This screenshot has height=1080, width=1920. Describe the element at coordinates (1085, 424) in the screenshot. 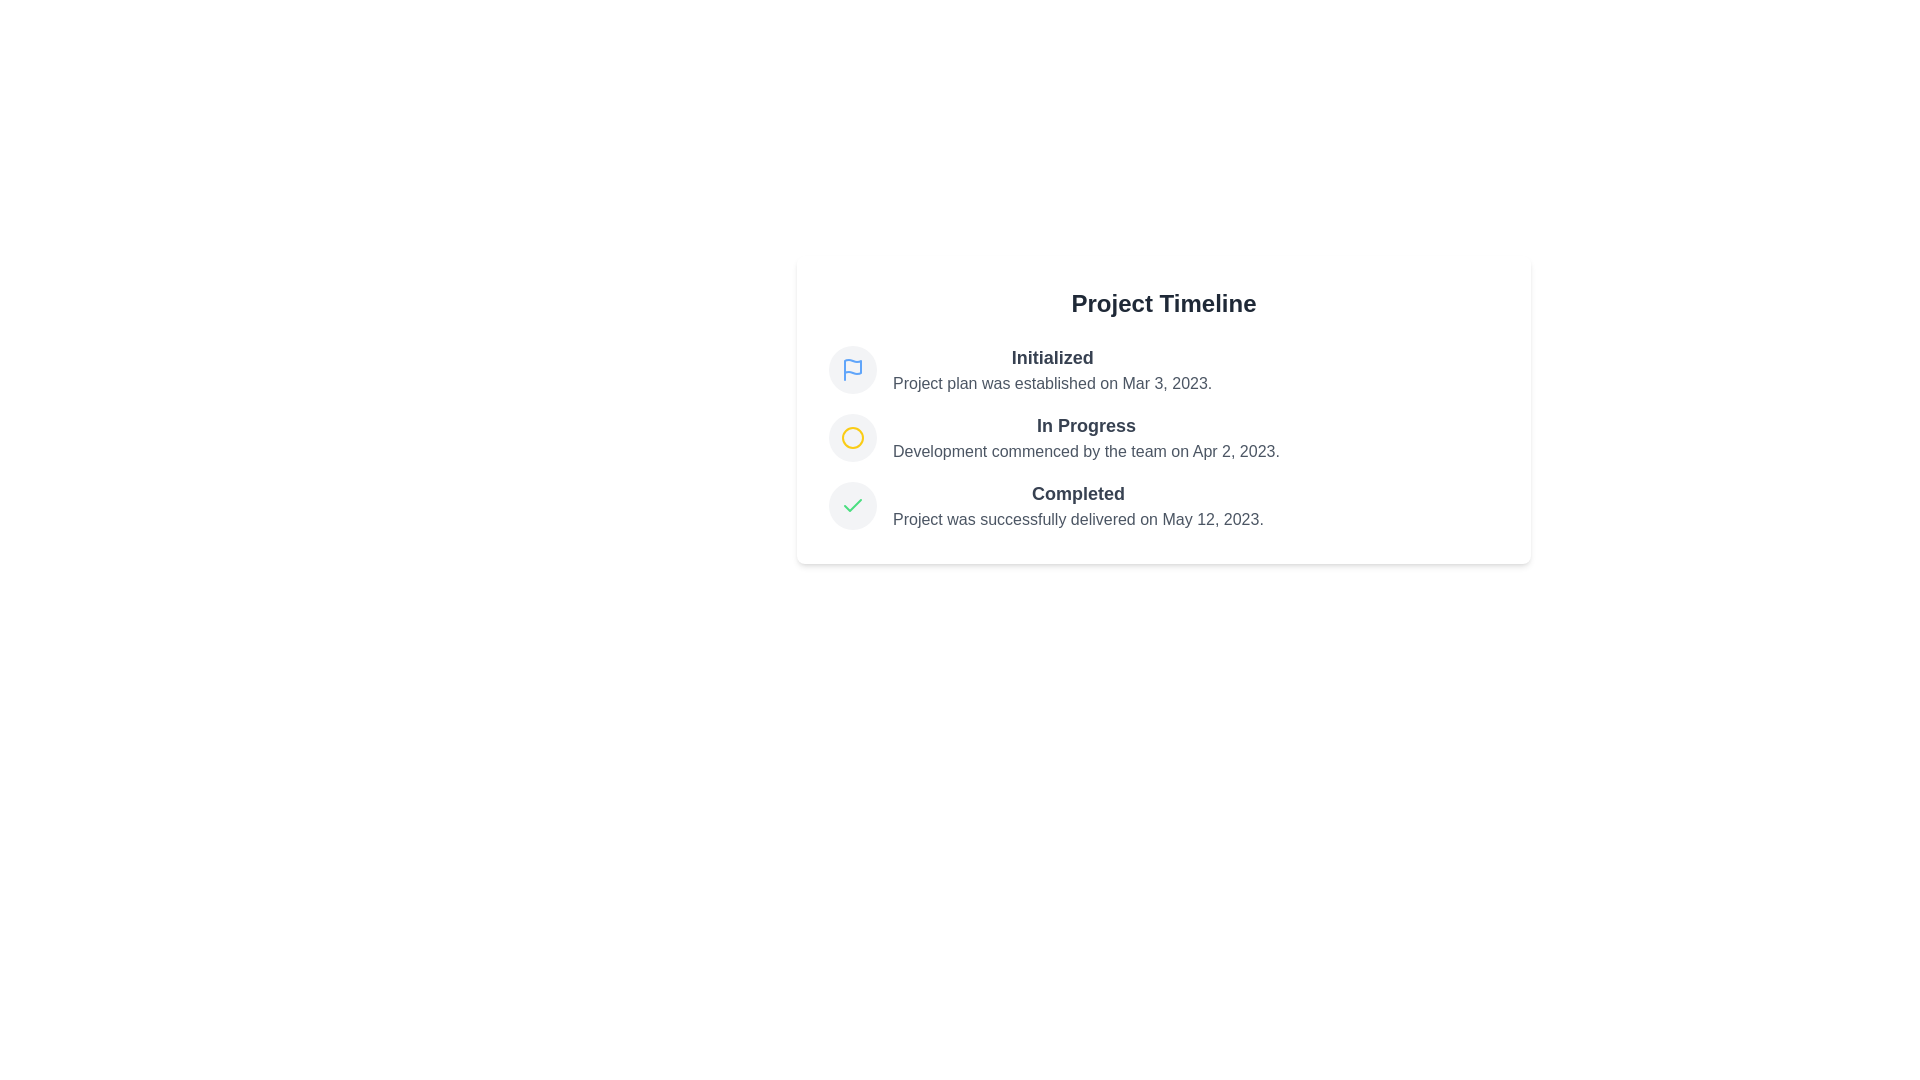

I see `the text label indicating the current status of the project as 'In Progress', which is centrally aligned in the second section of the project timeline` at that location.